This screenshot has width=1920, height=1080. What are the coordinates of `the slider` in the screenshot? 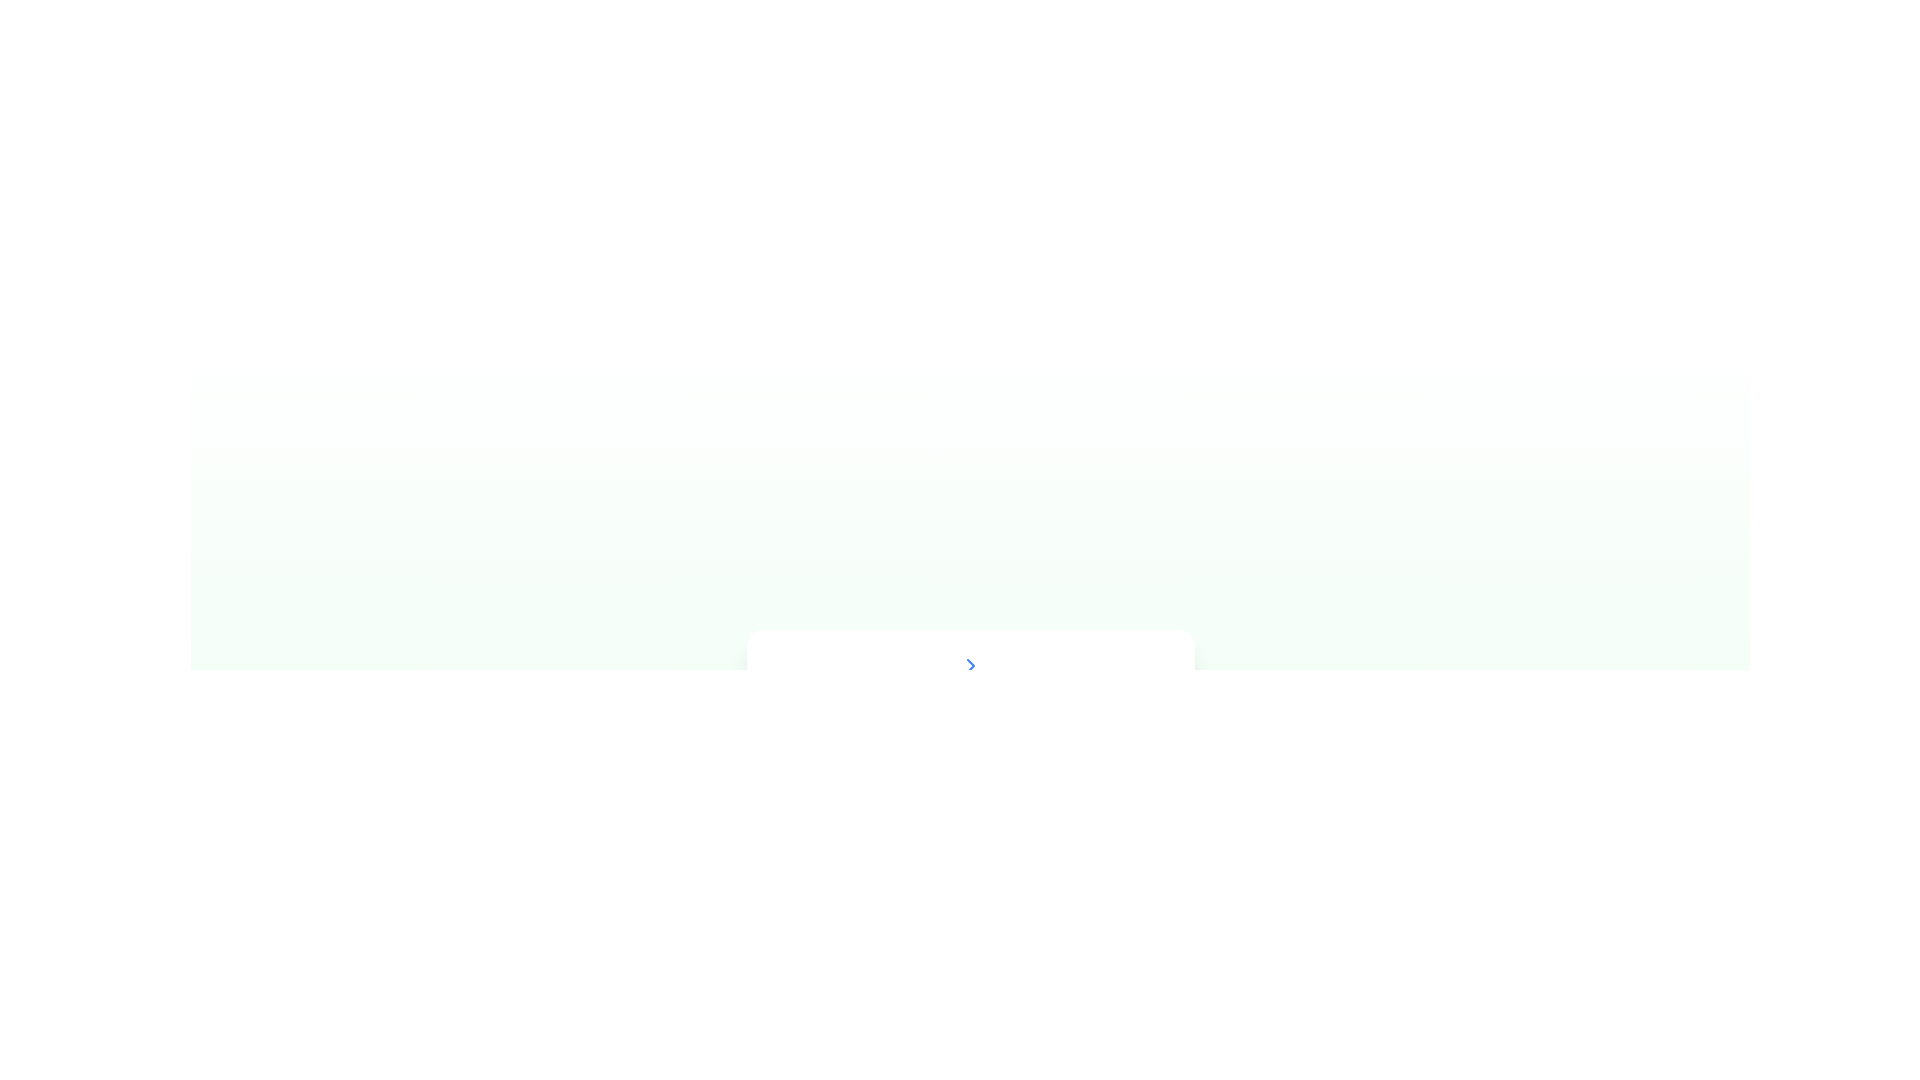 It's located at (954, 1002).